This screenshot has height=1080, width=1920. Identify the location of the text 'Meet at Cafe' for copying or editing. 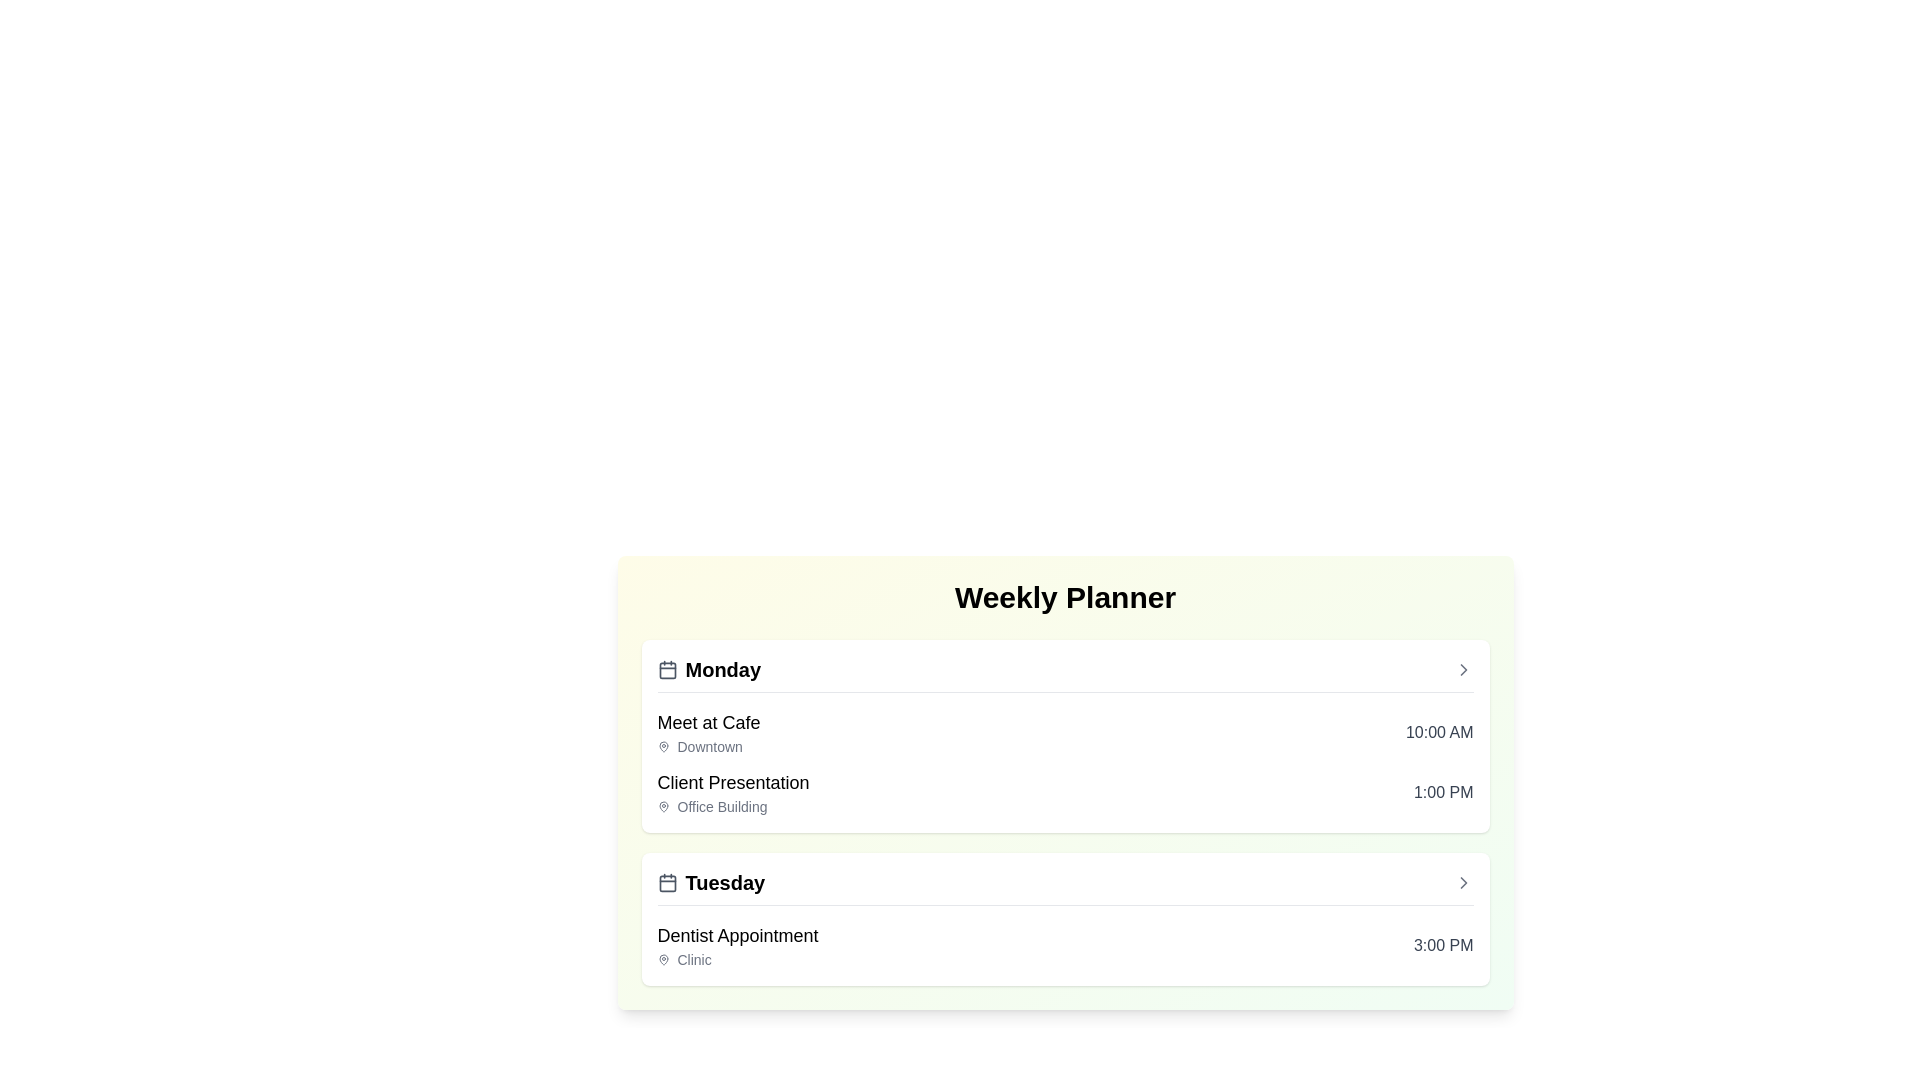
(709, 722).